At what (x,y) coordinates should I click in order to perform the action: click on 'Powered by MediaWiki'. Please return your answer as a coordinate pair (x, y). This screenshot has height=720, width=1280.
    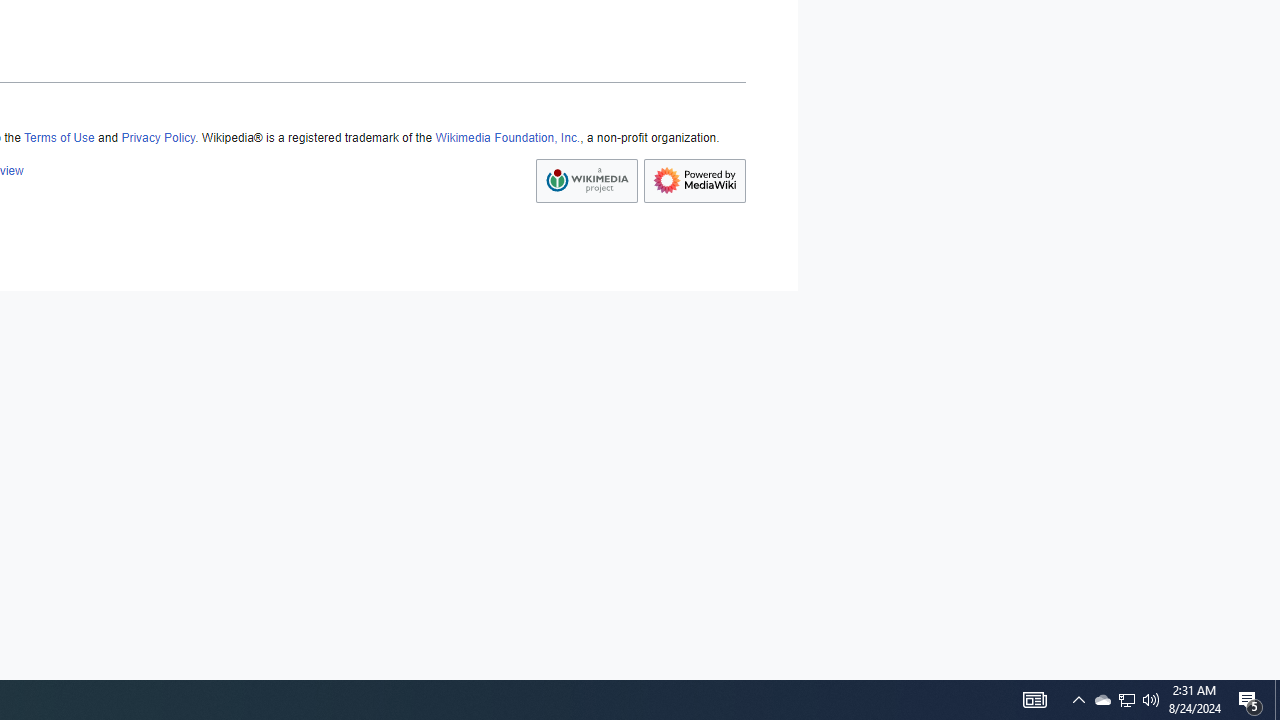
    Looking at the image, I should click on (695, 180).